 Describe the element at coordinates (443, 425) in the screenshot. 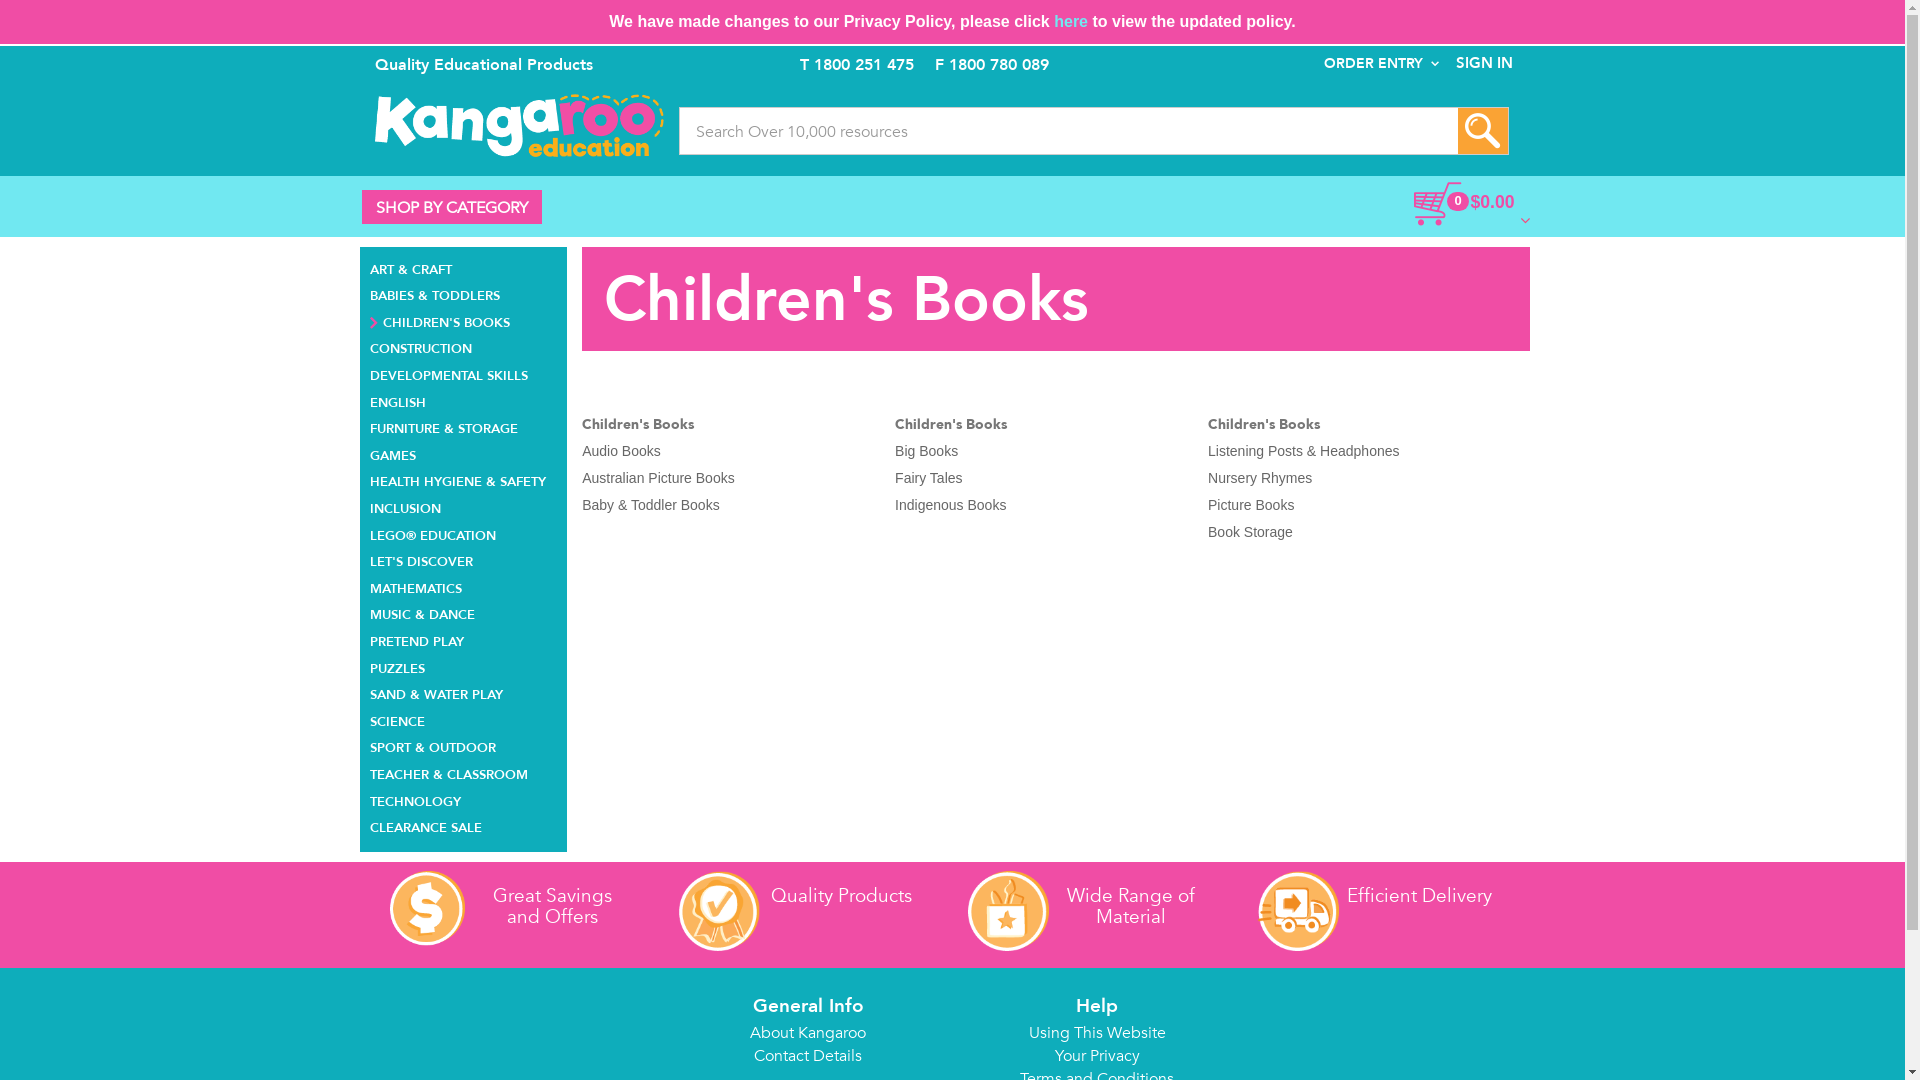

I see `'FURNITURE & STORAGE'` at that location.